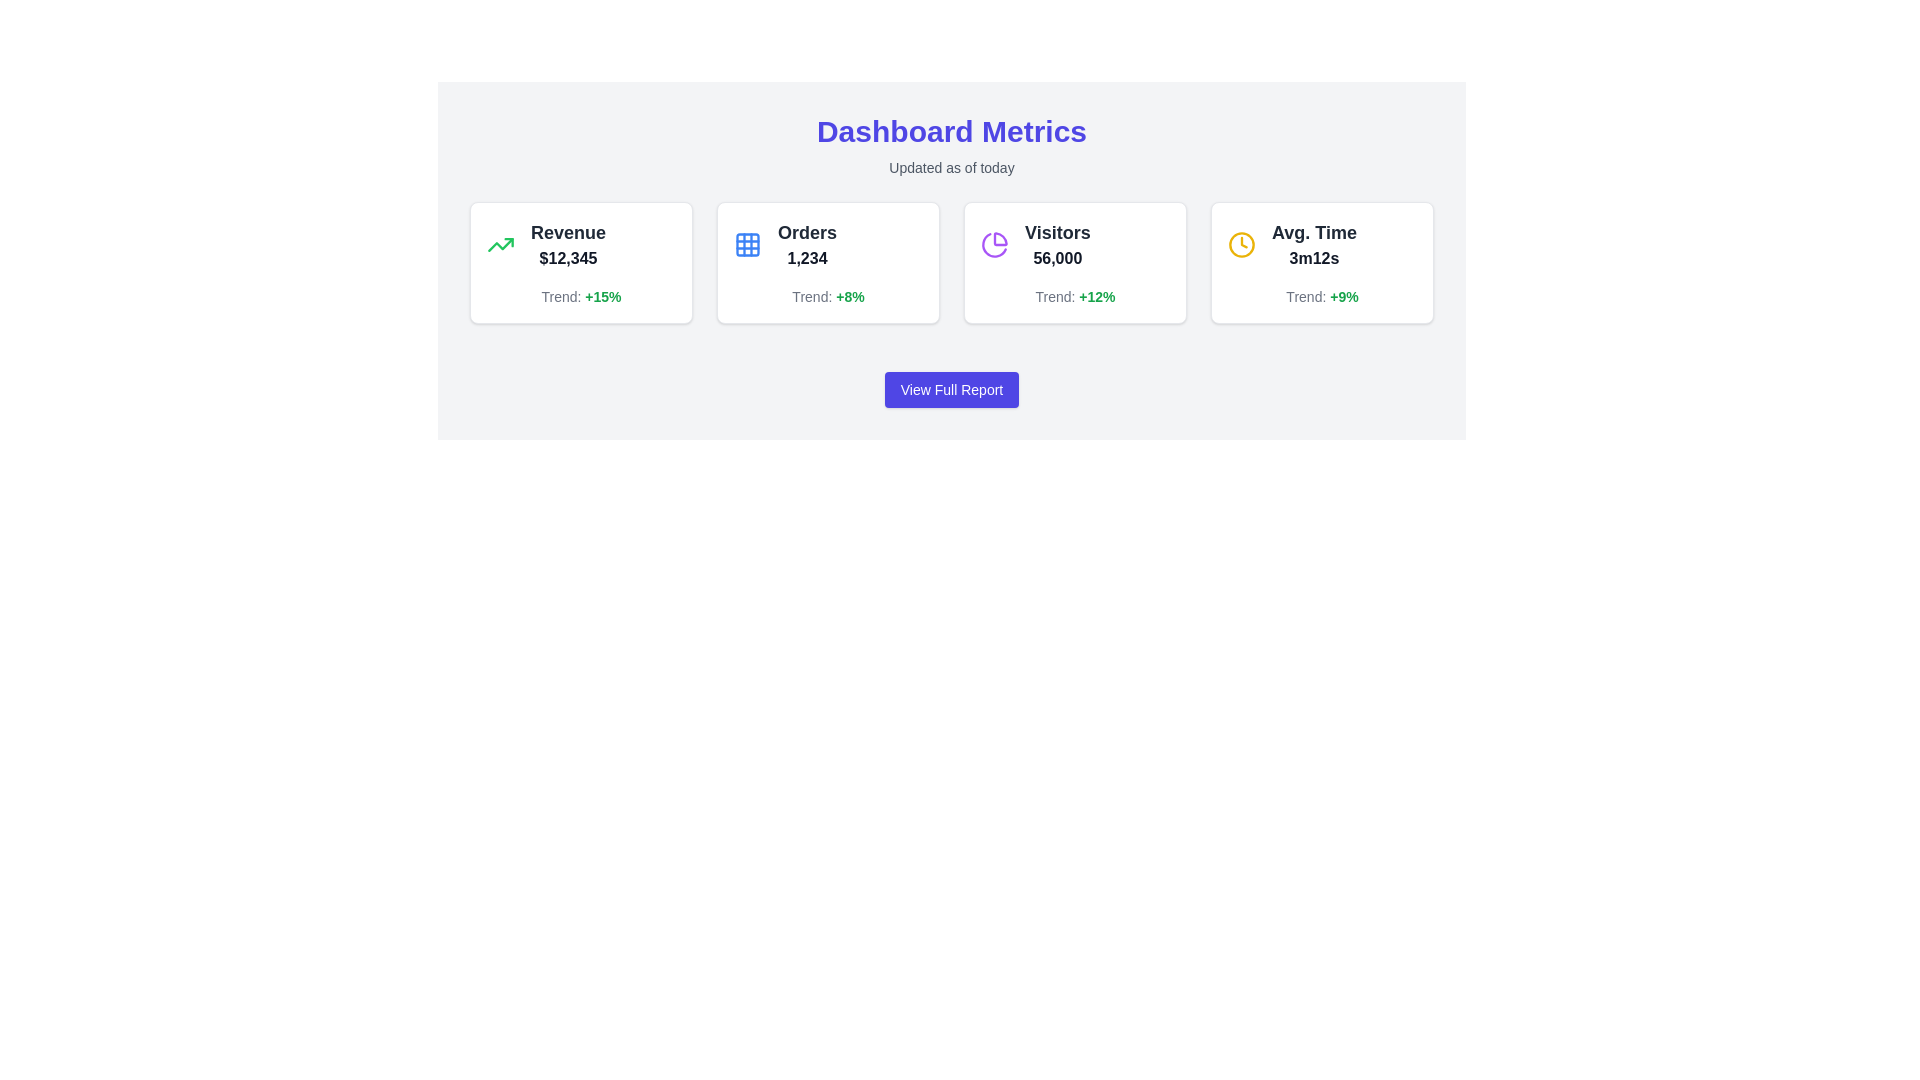  I want to click on the text element displaying '+8%' in bold green font, indicating a positive trend, located in the 'Orders' card component, aligned with 'Revenue', 'Visitors', and 'Avg. Time', so click(850, 297).